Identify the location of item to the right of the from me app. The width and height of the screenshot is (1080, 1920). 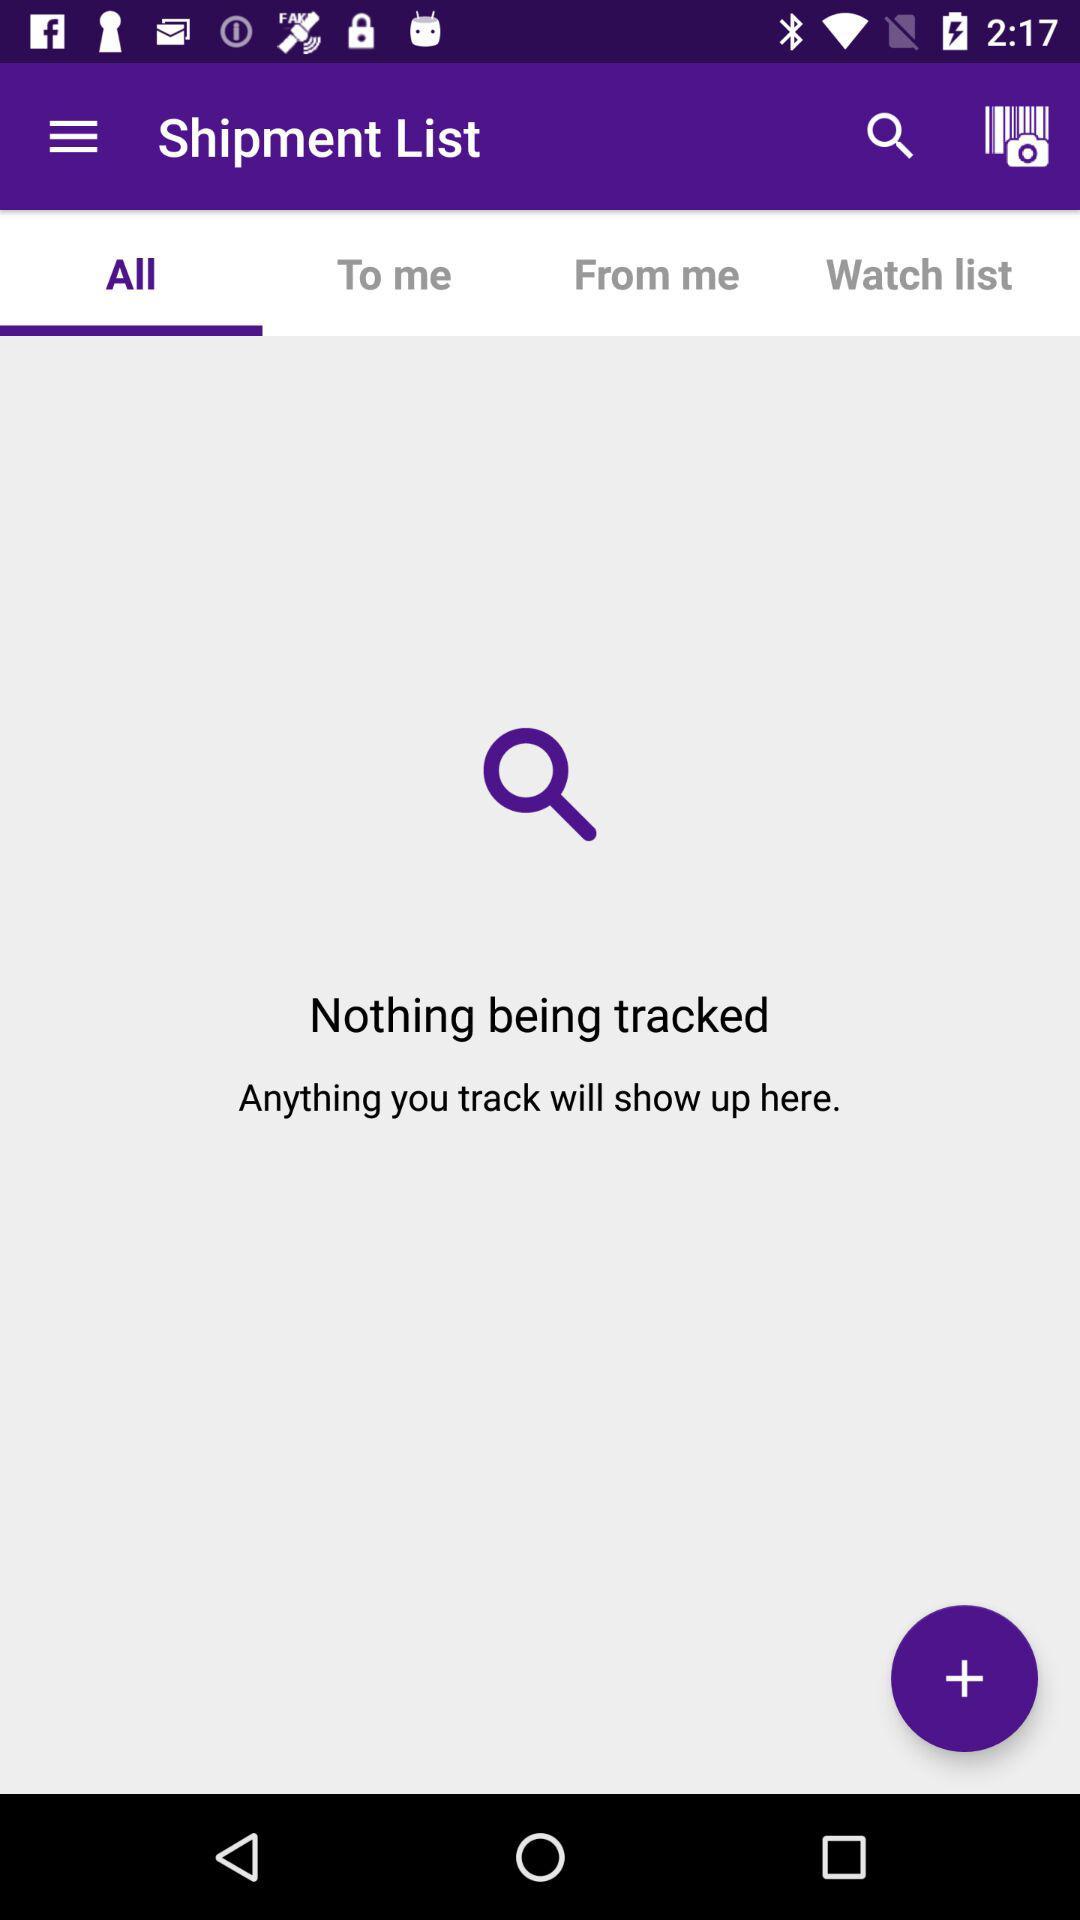
(890, 135).